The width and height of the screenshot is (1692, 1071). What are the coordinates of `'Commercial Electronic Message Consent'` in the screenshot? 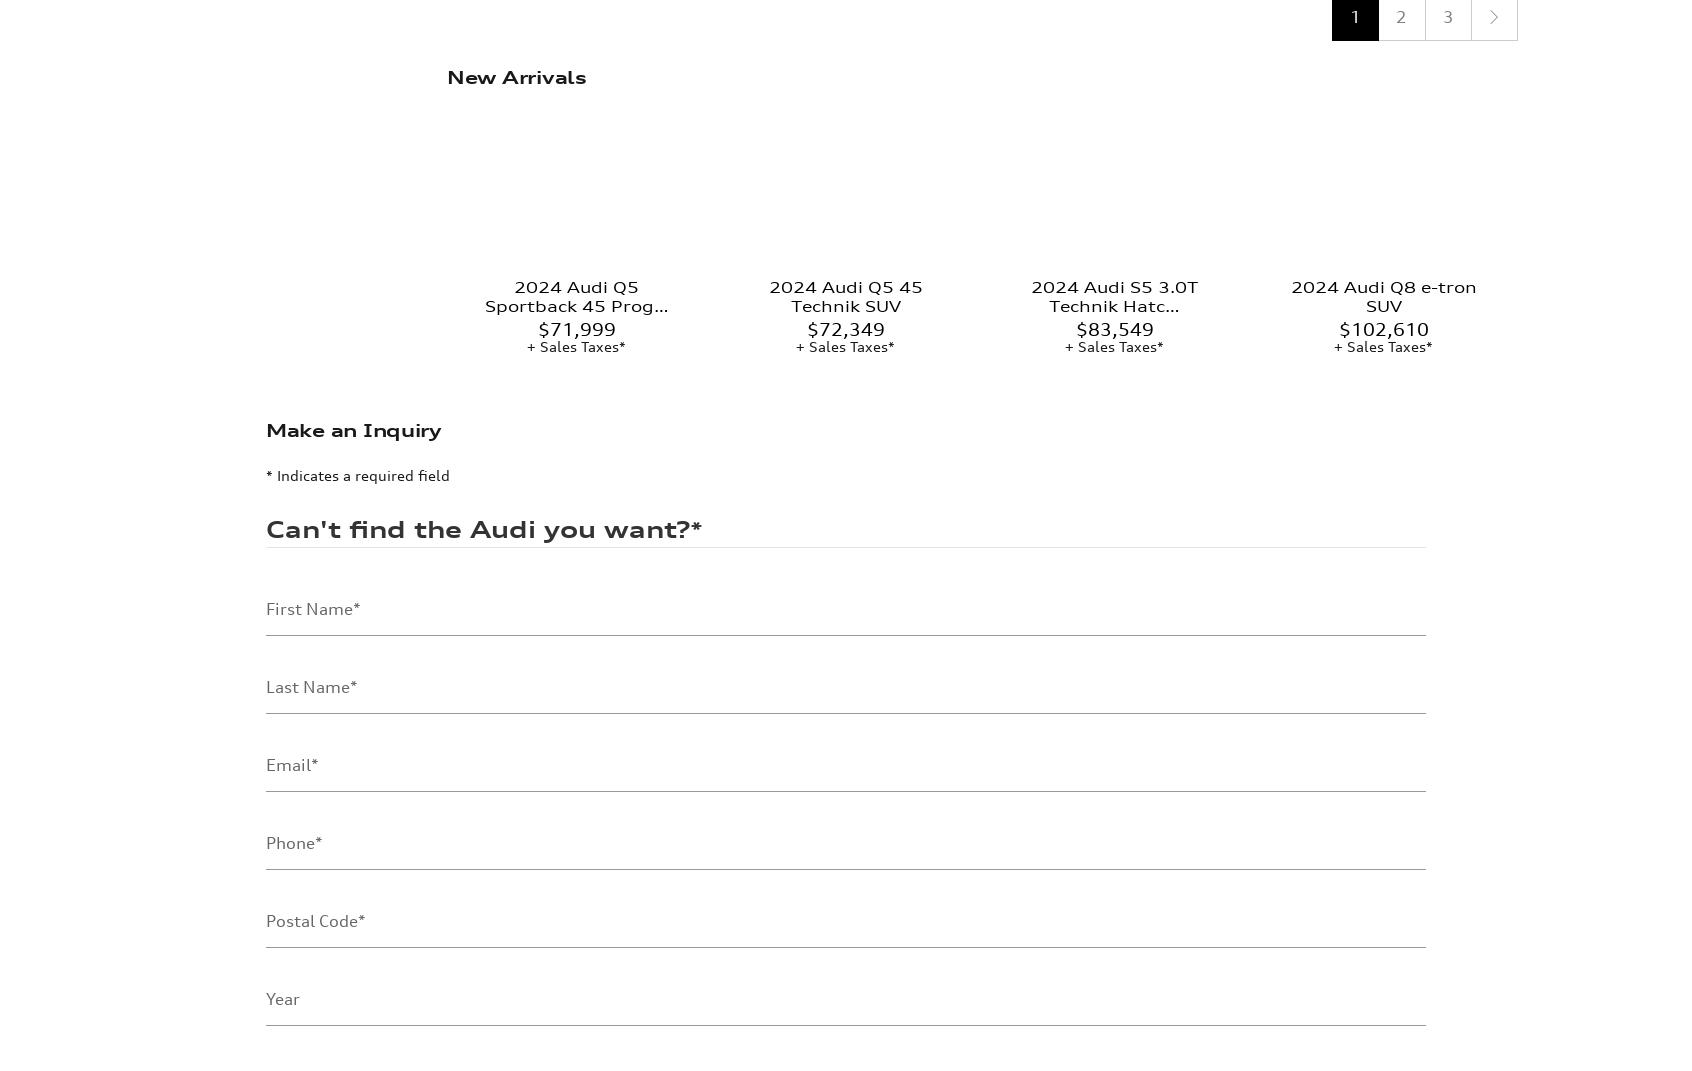 It's located at (395, 1044).